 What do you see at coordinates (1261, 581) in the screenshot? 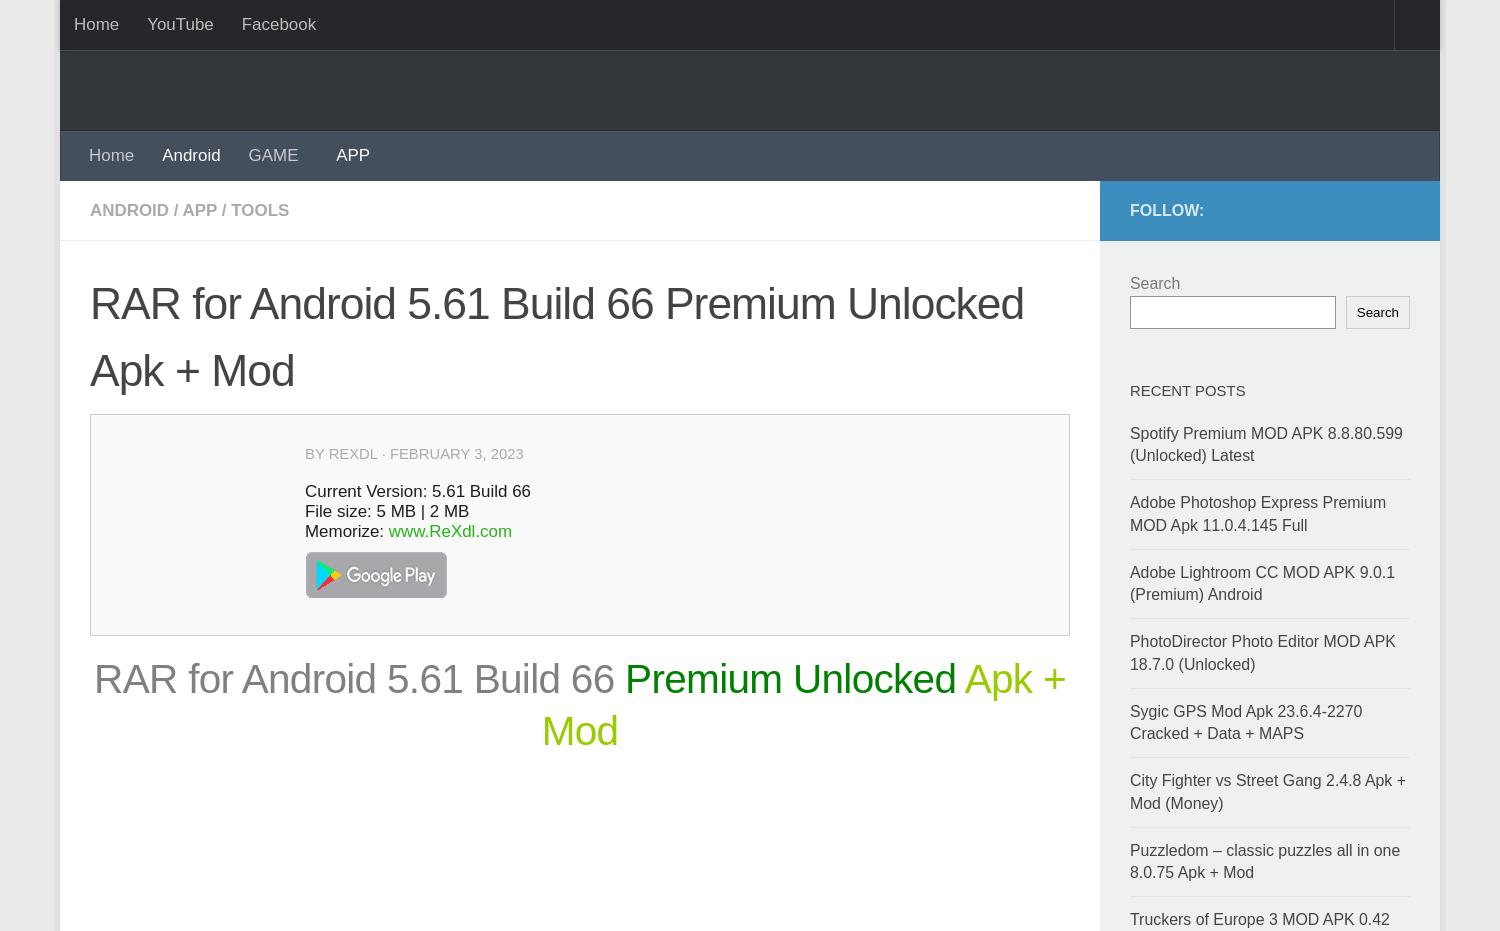
I see `'Adobe Lightroom CC MOD APK 9.0.1 (Premium) Android'` at bounding box center [1261, 581].